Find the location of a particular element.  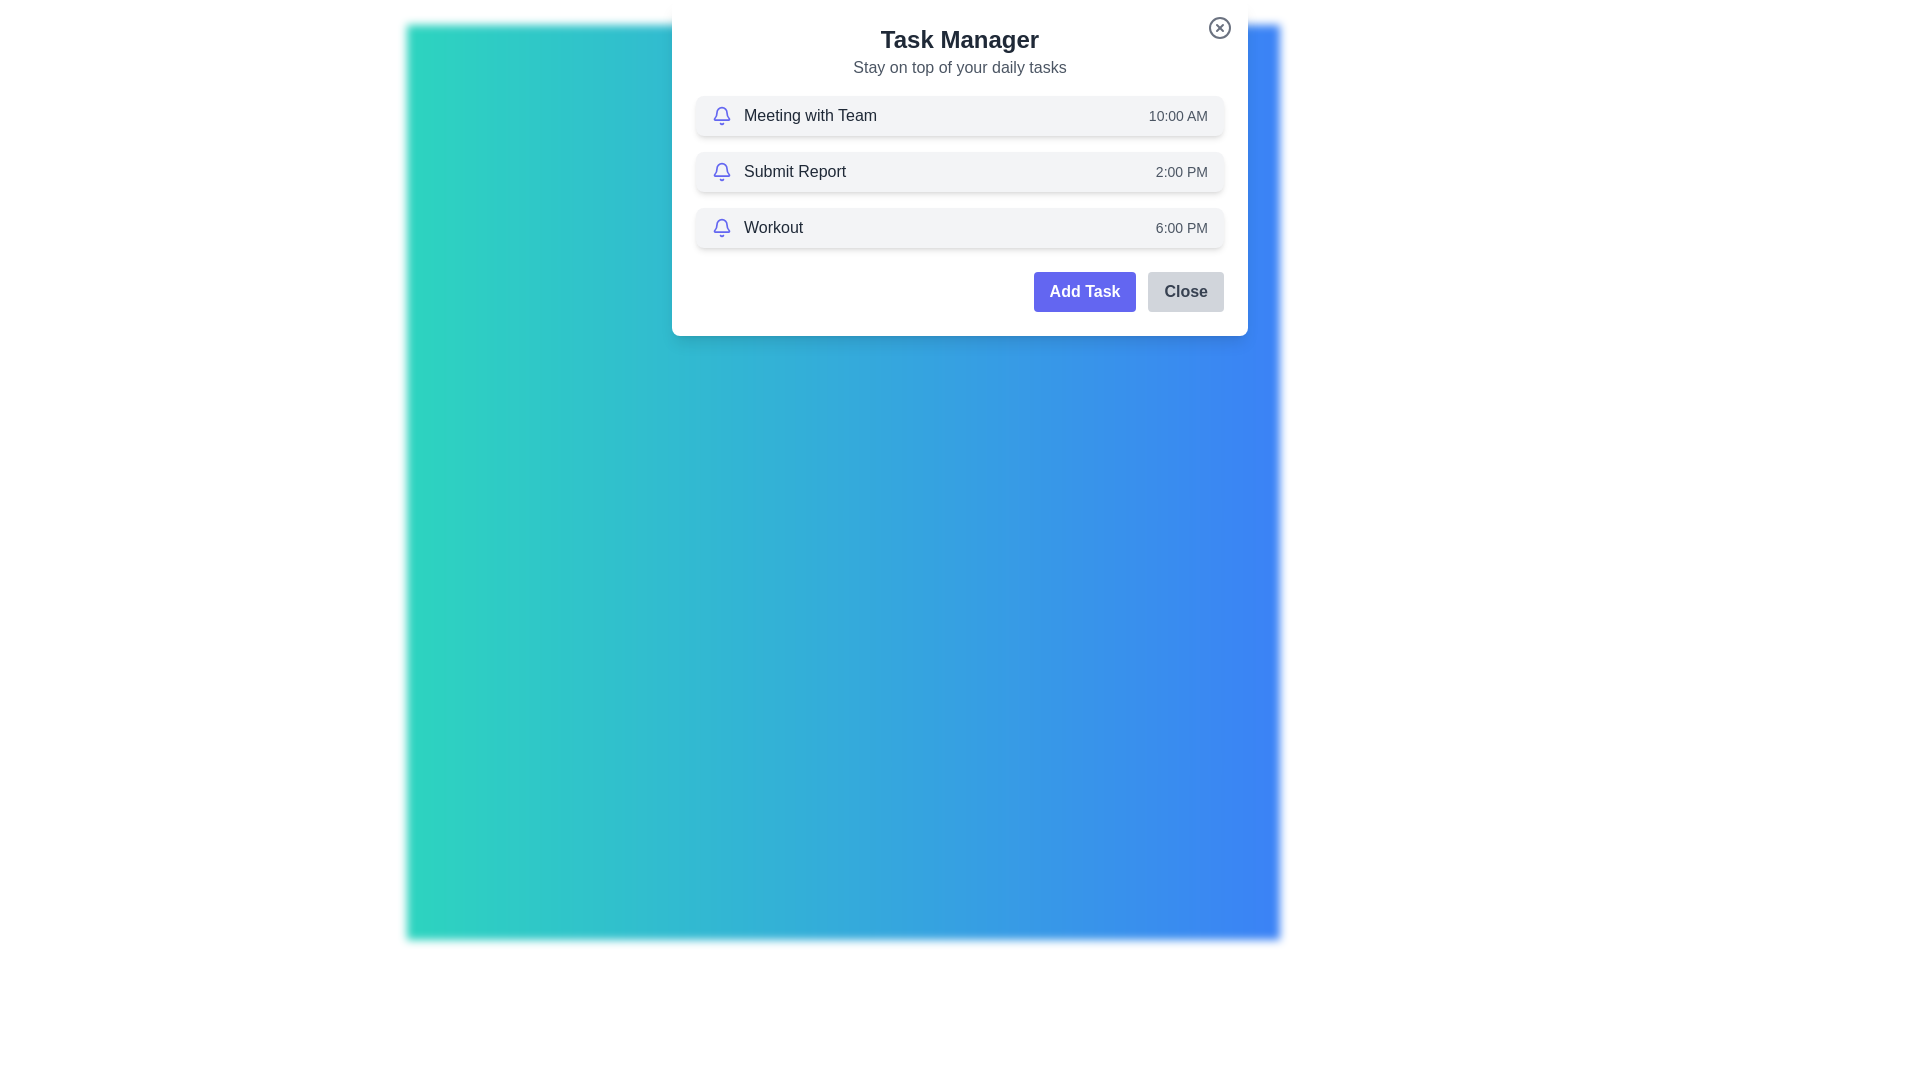

the notification indicator icon located at the leftmost position of the horizontal grouping, associated with the 'Submit Report' text is located at coordinates (720, 171).